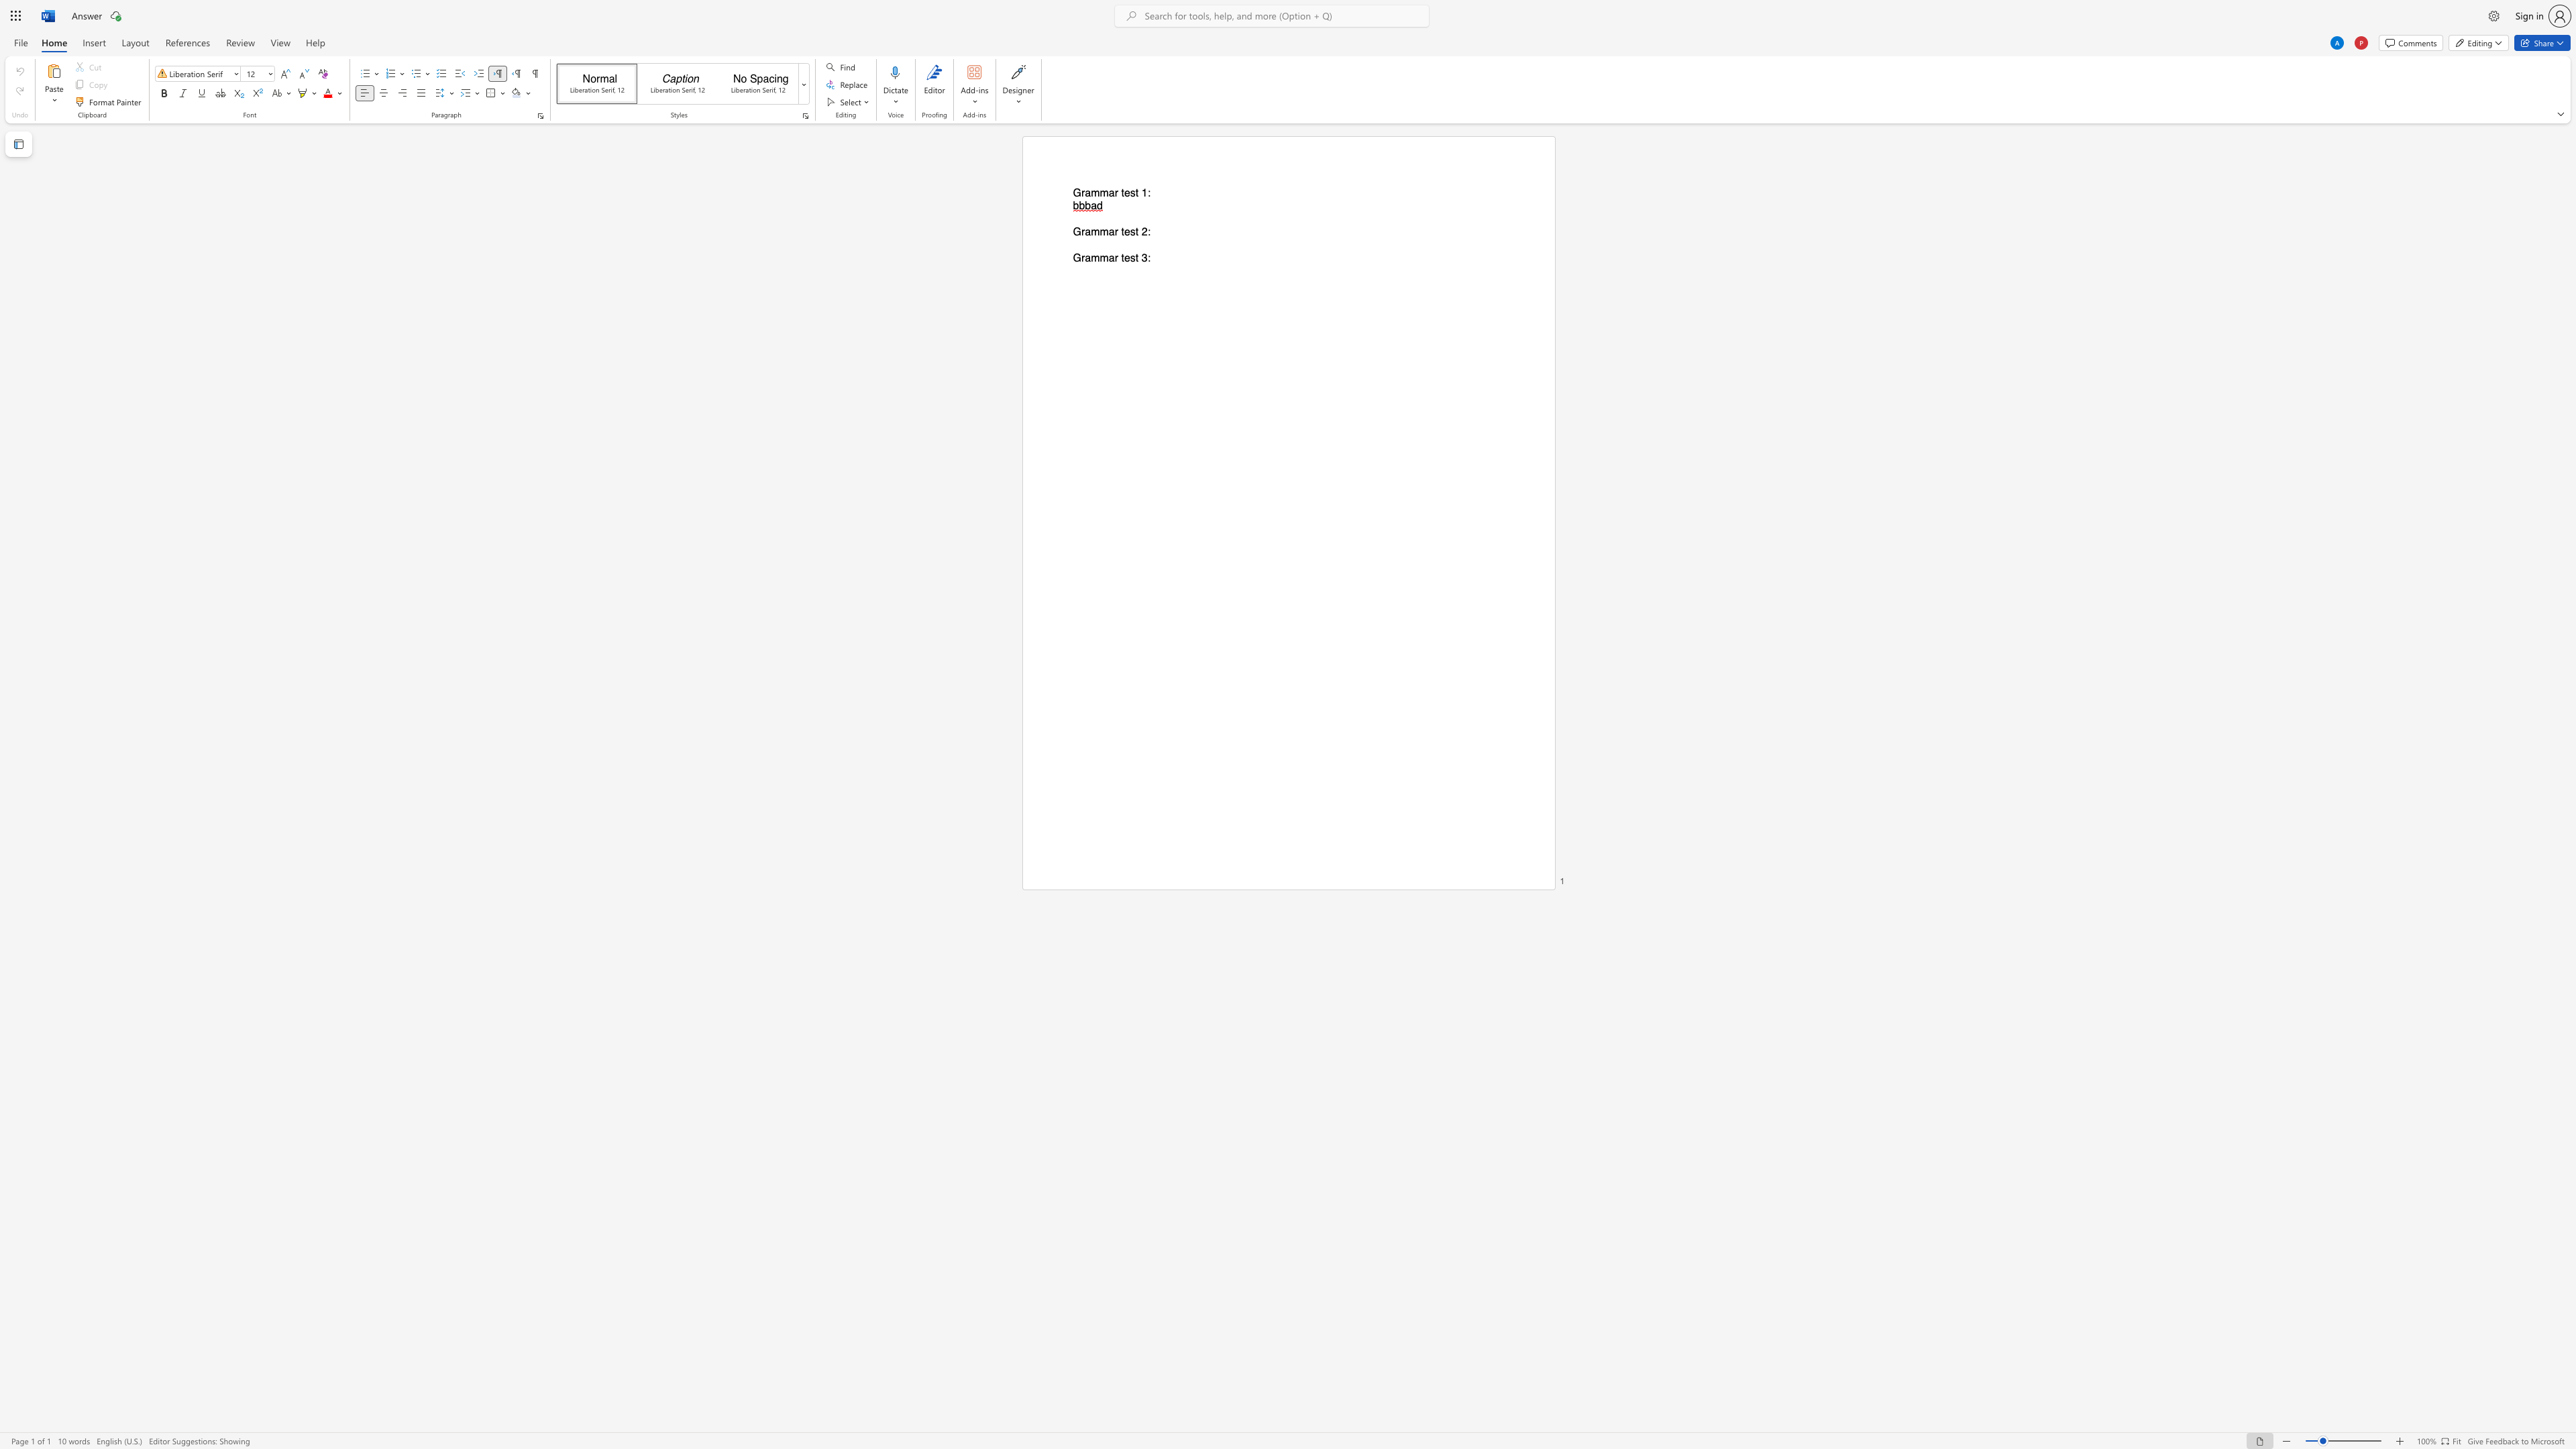 This screenshot has height=1449, width=2576. What do you see at coordinates (1123, 258) in the screenshot?
I see `the subset text "est 3" within the text "Grammar test 3:"` at bounding box center [1123, 258].